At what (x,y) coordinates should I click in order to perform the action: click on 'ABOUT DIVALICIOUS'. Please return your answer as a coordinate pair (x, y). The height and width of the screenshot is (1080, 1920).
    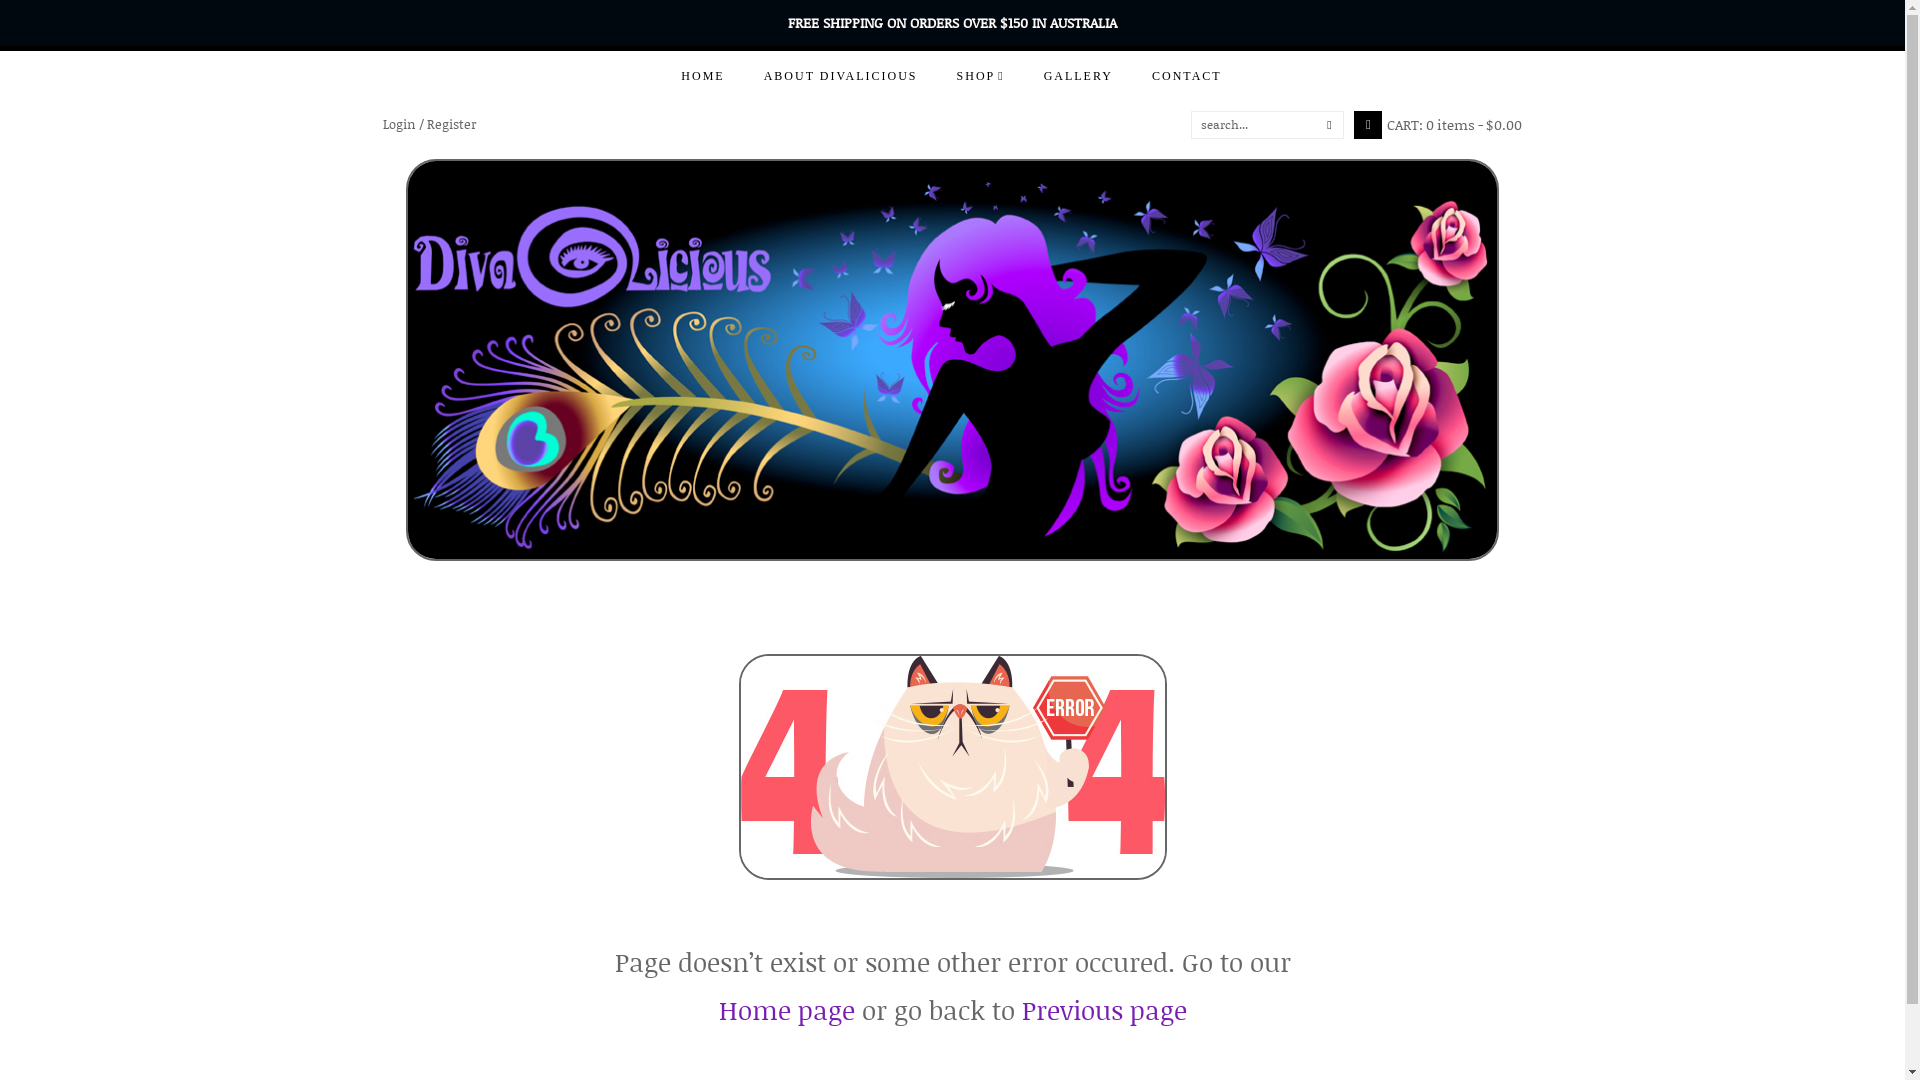
    Looking at the image, I should click on (840, 75).